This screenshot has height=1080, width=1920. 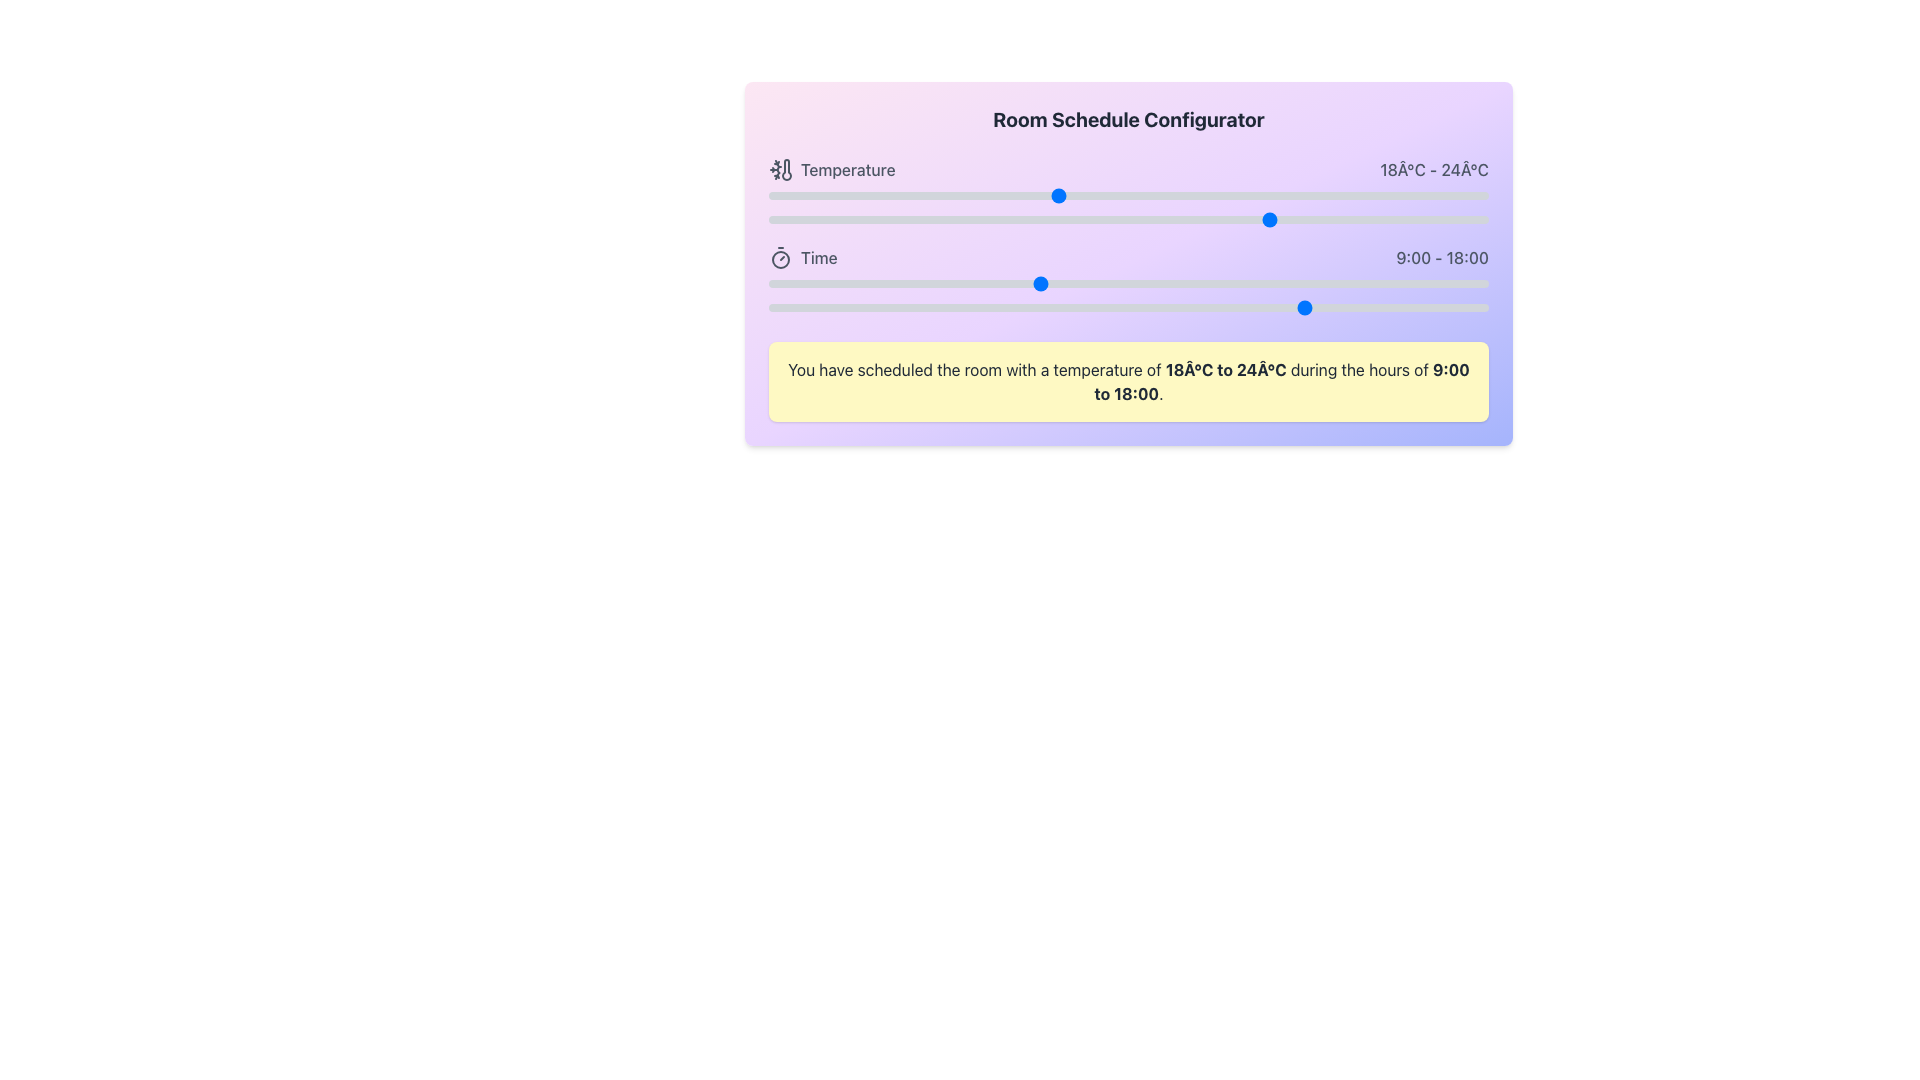 I want to click on the slider value, so click(x=1200, y=219).